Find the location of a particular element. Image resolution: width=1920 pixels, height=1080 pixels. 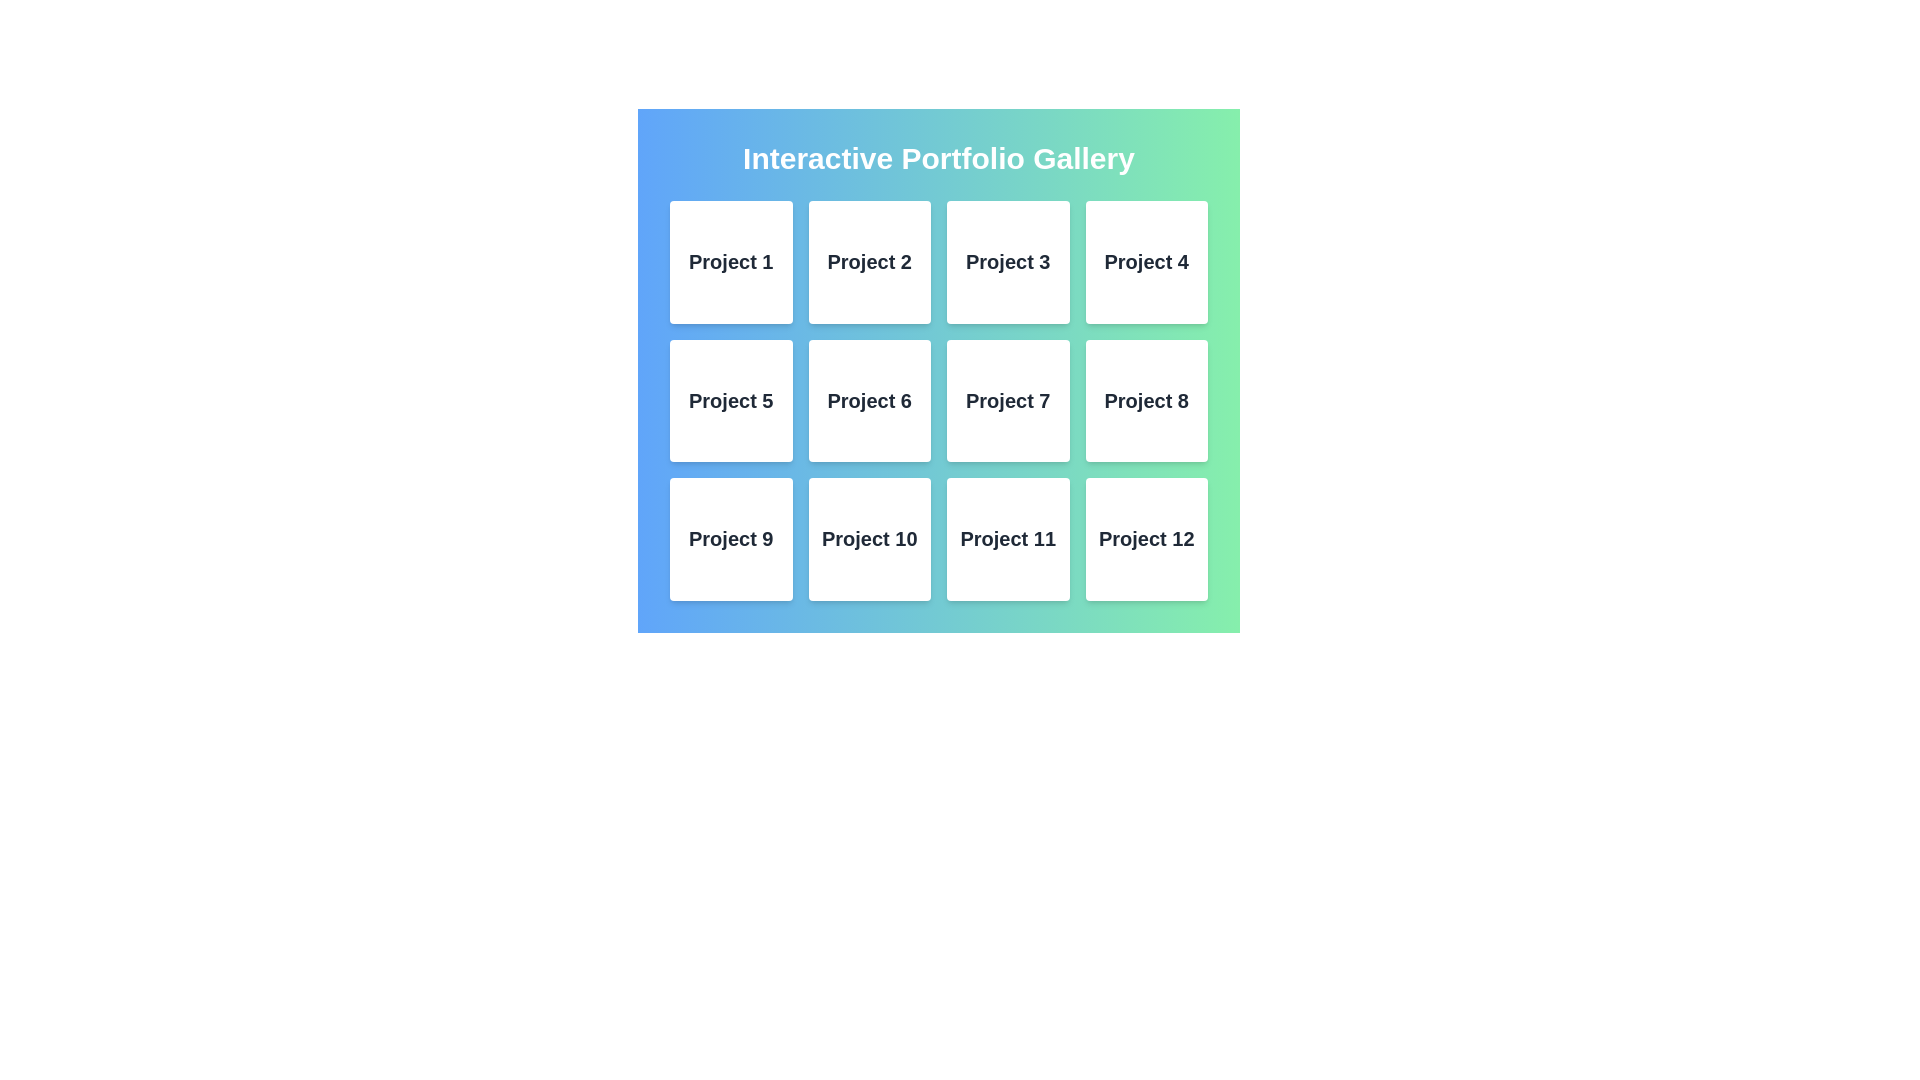

the circular share button with a gray background located at the top-right corner of the 'Project 8' card to observe the background color change to white is located at coordinates (1172, 400).